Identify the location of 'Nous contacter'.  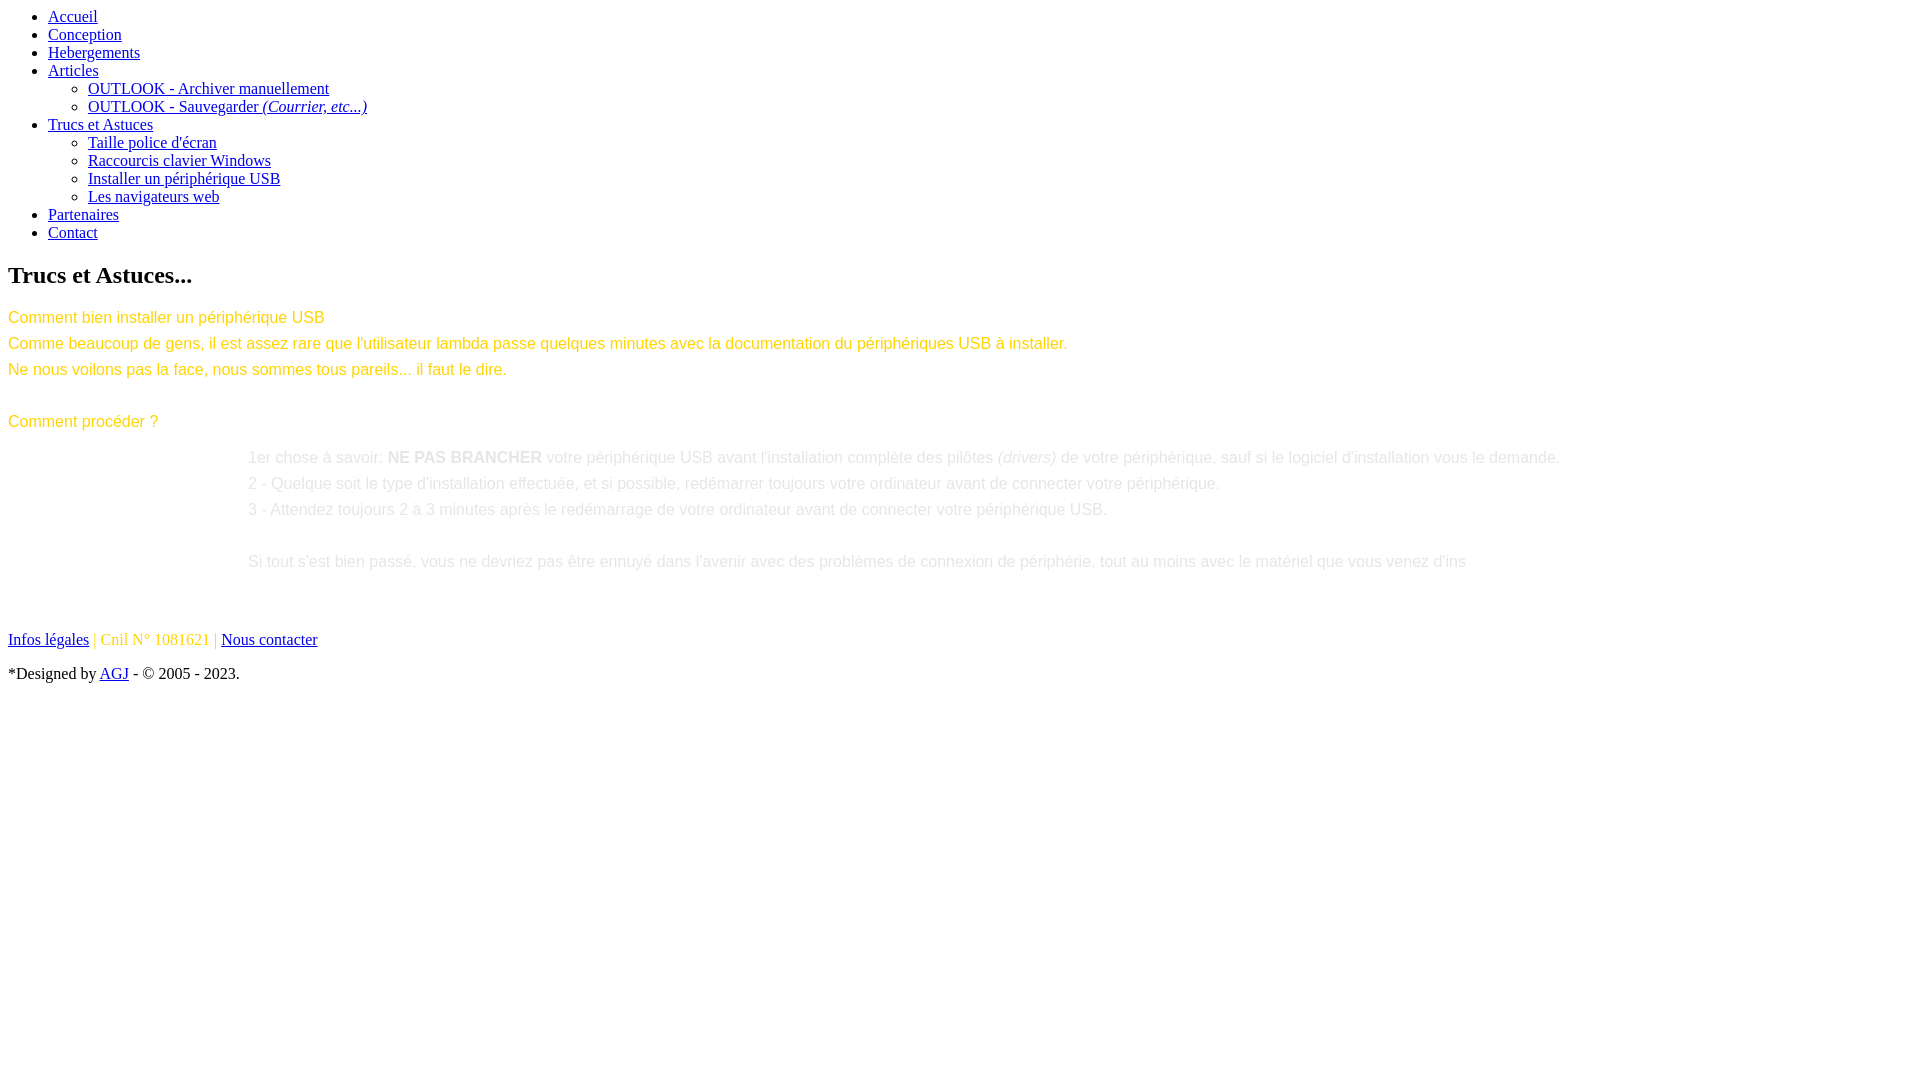
(267, 639).